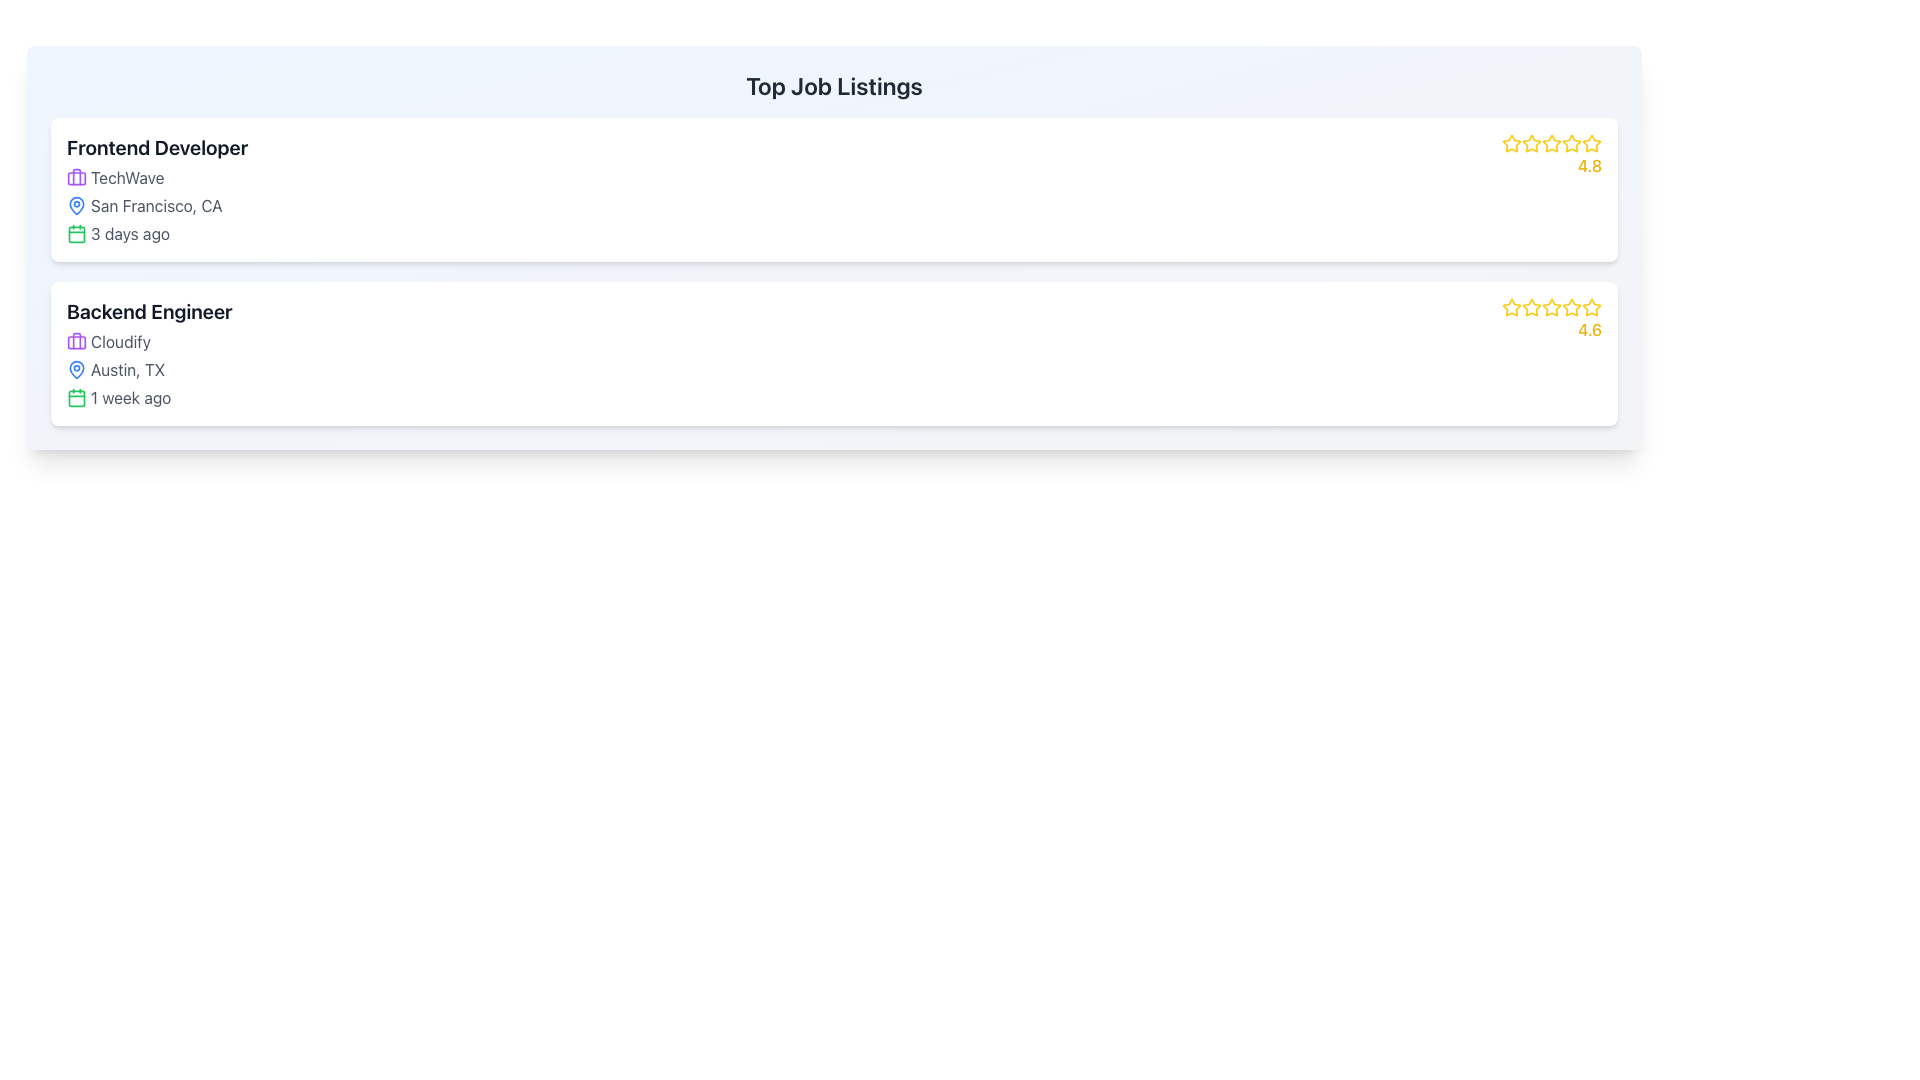 This screenshot has height=1080, width=1920. Describe the element at coordinates (156, 233) in the screenshot. I see `the Labeled Icon that features a green calendar icon followed by the text '3 days ago' in gray font, situated below 'San Francisco, CA' in the job listing details` at that location.